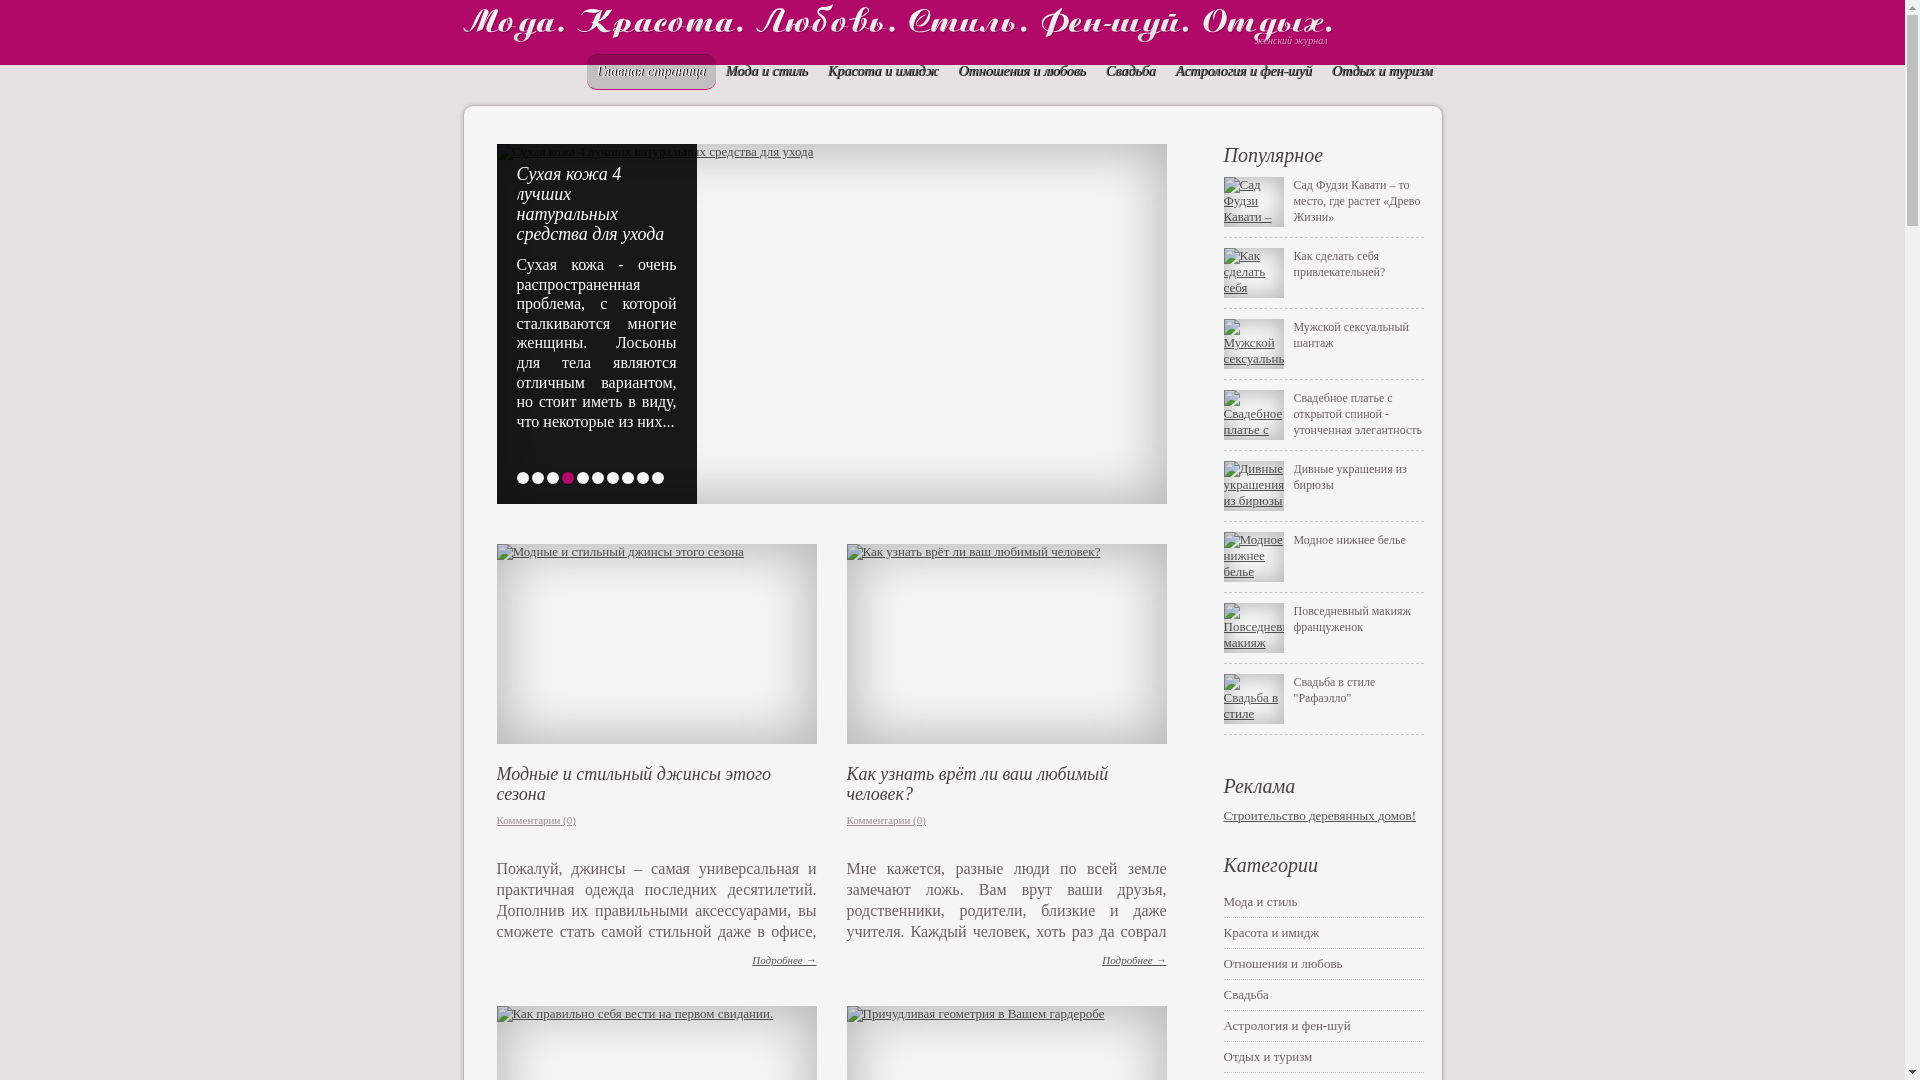 Image resolution: width=1920 pixels, height=1080 pixels. Describe the element at coordinates (597, 478) in the screenshot. I see `'6'` at that location.